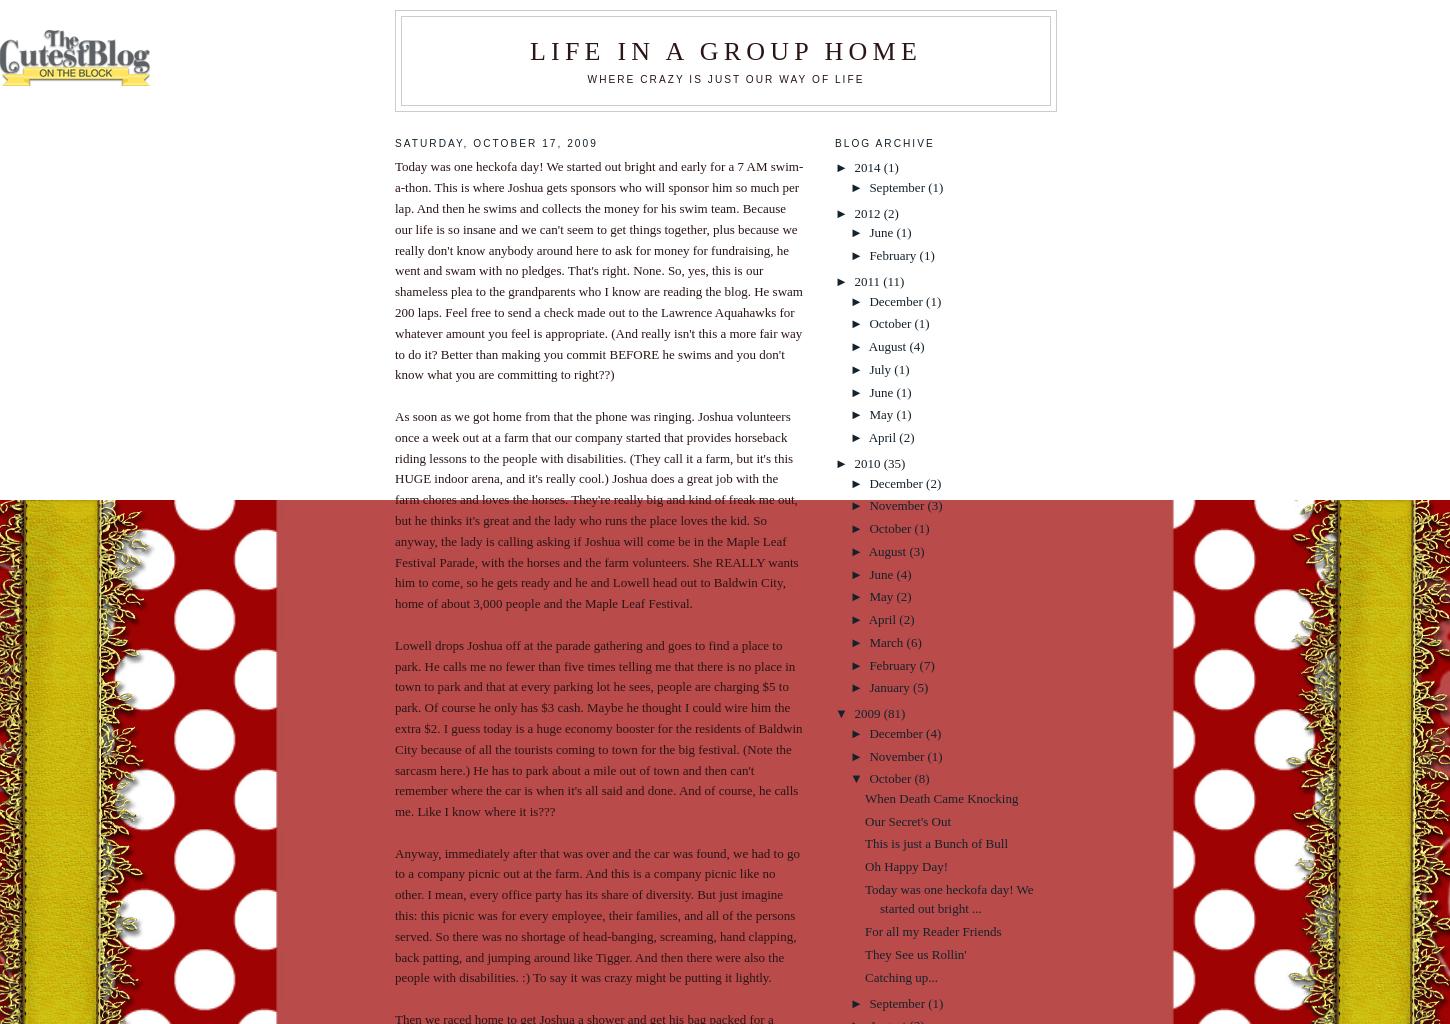  Describe the element at coordinates (883, 141) in the screenshot. I see `'Blog Archive'` at that location.